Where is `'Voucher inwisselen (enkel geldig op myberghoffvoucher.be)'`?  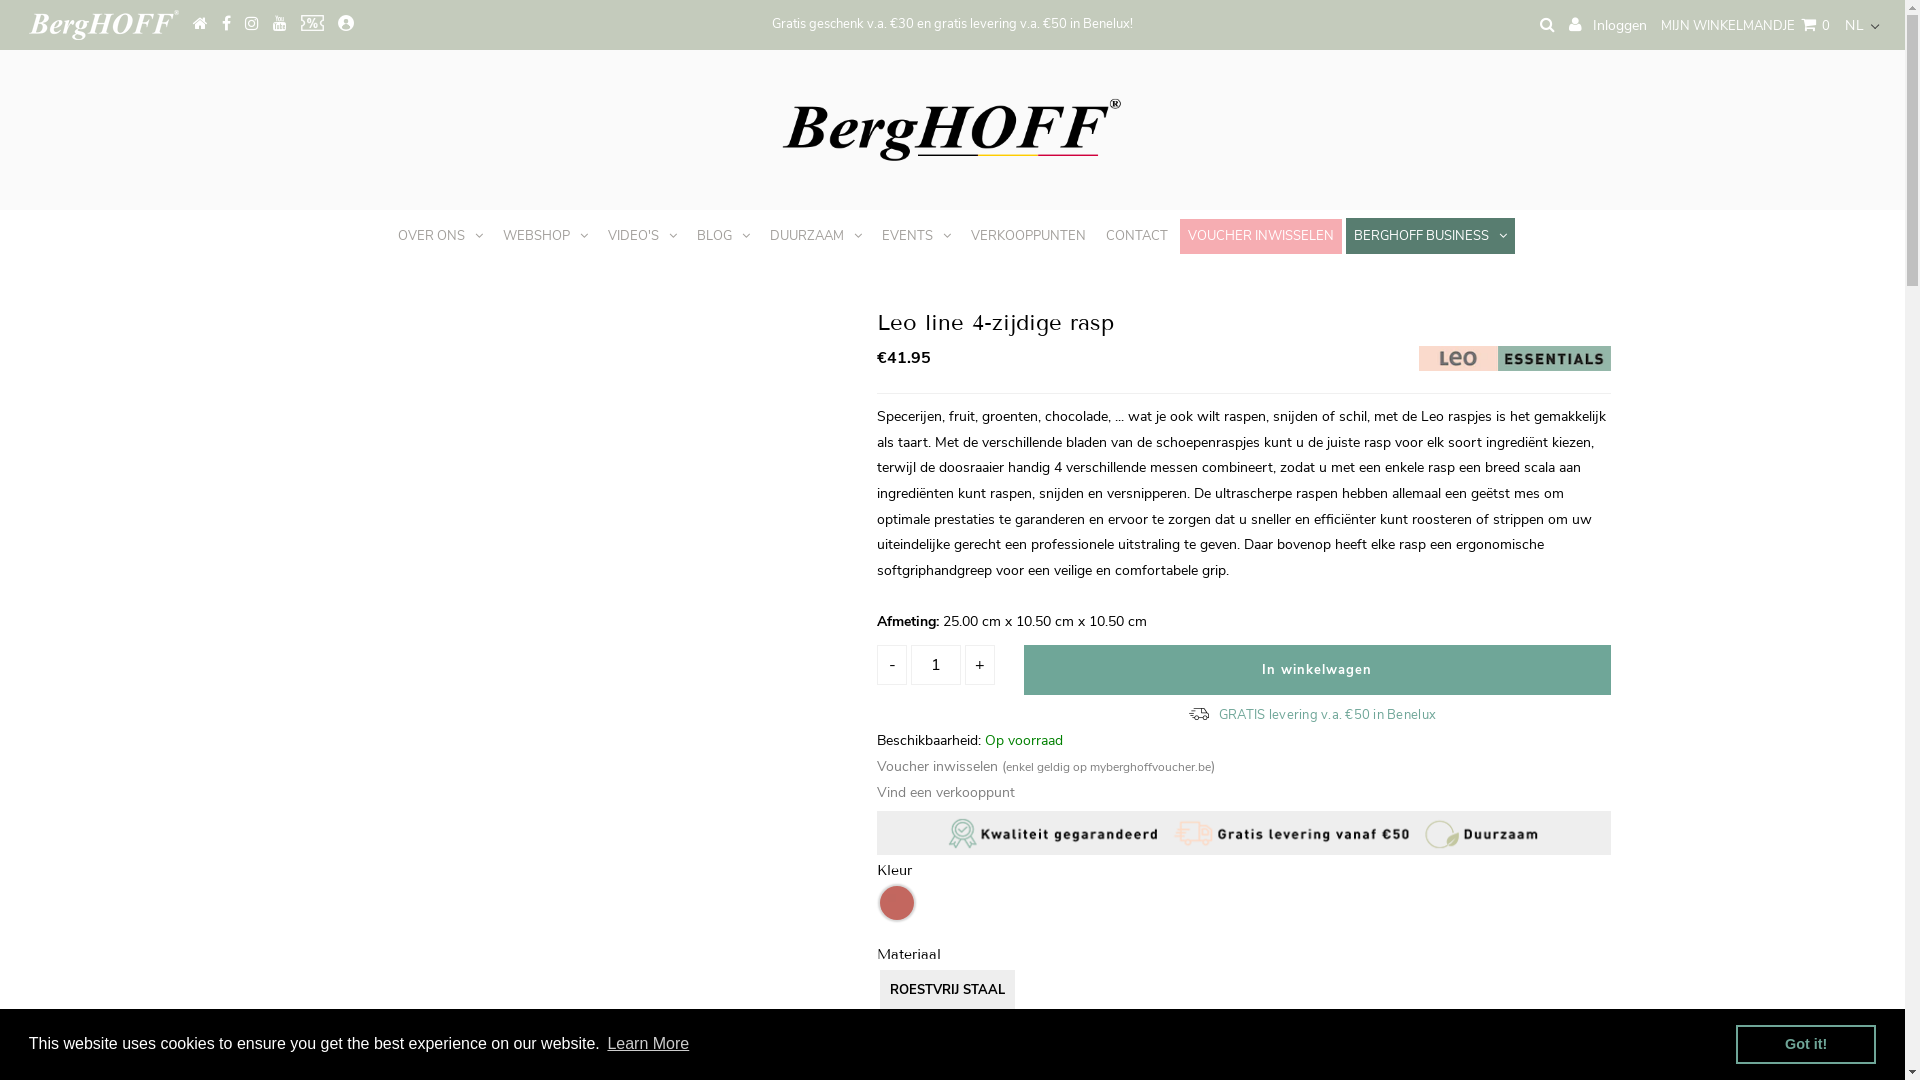 'Voucher inwisselen (enkel geldig op myberghoffvoucher.be)' is located at coordinates (1045, 765).